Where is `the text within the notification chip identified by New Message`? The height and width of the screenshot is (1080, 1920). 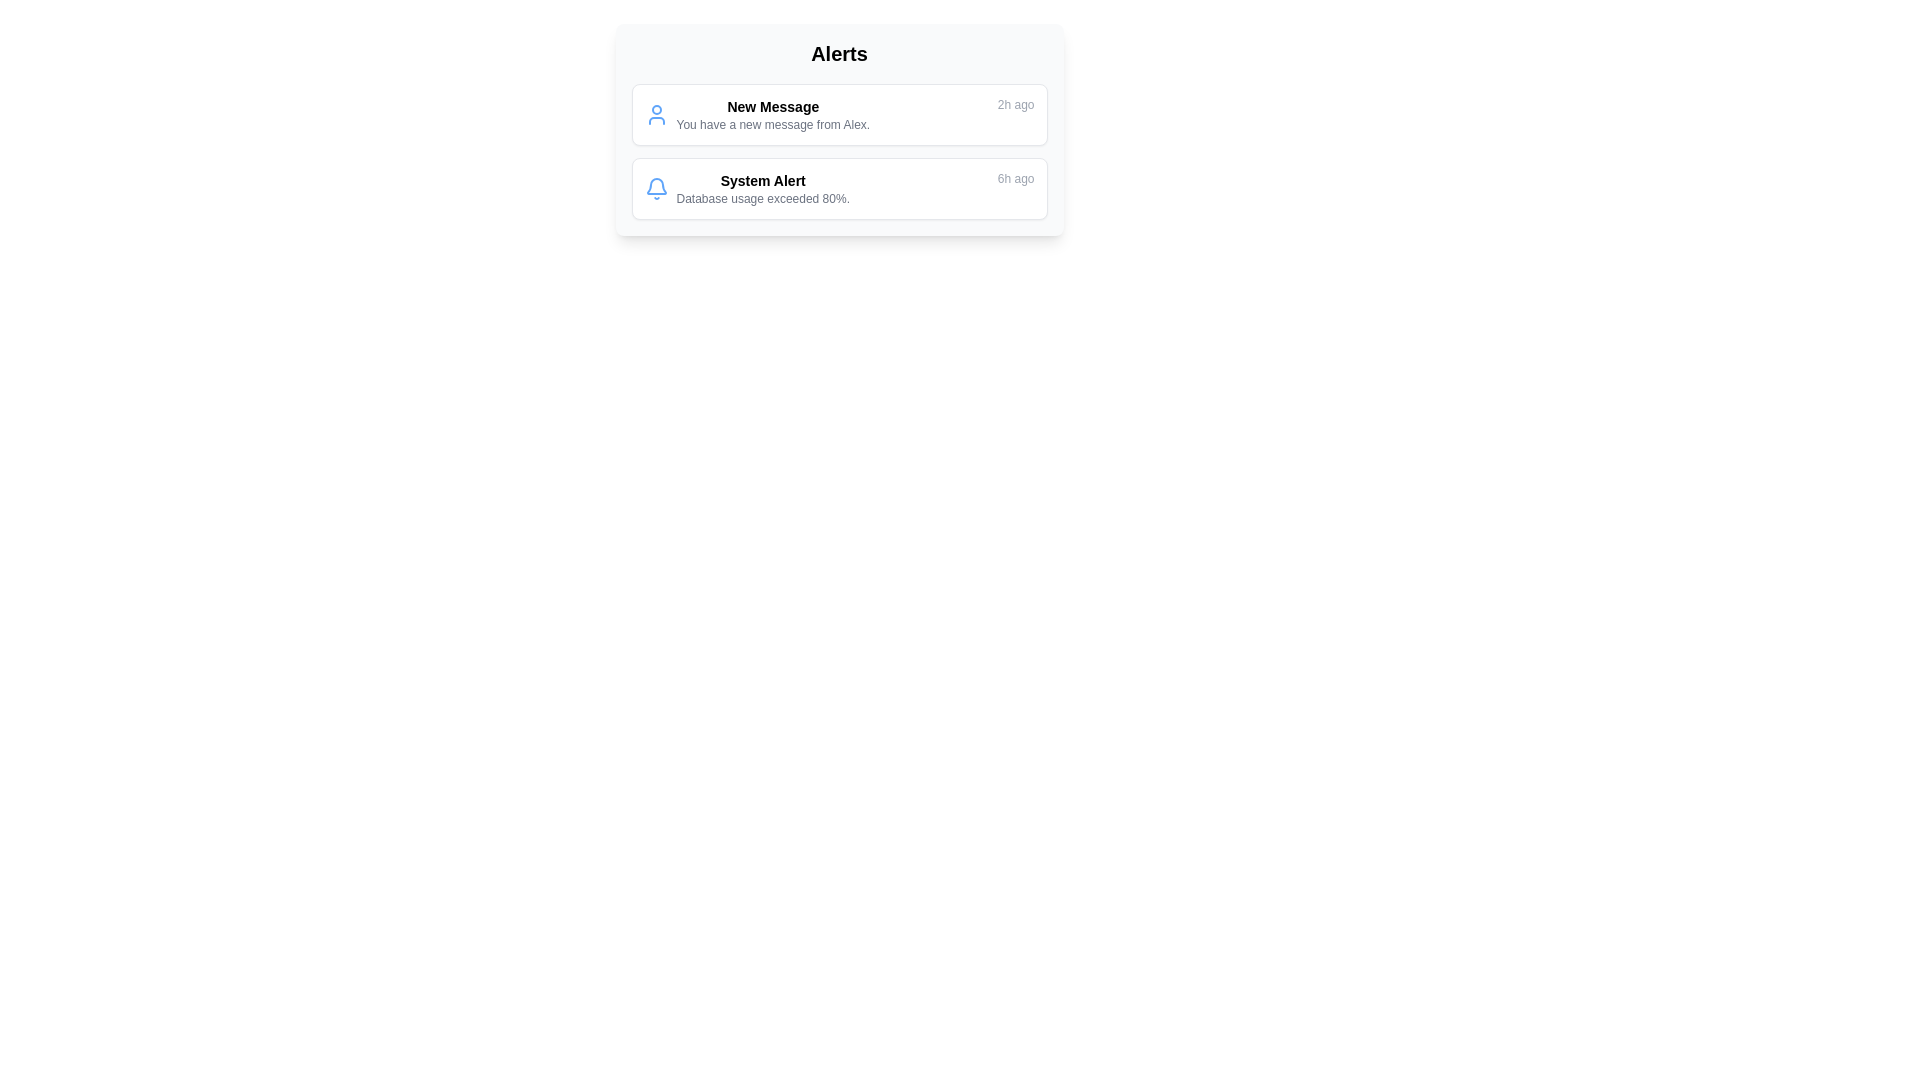
the text within the notification chip identified by New Message is located at coordinates (756, 115).